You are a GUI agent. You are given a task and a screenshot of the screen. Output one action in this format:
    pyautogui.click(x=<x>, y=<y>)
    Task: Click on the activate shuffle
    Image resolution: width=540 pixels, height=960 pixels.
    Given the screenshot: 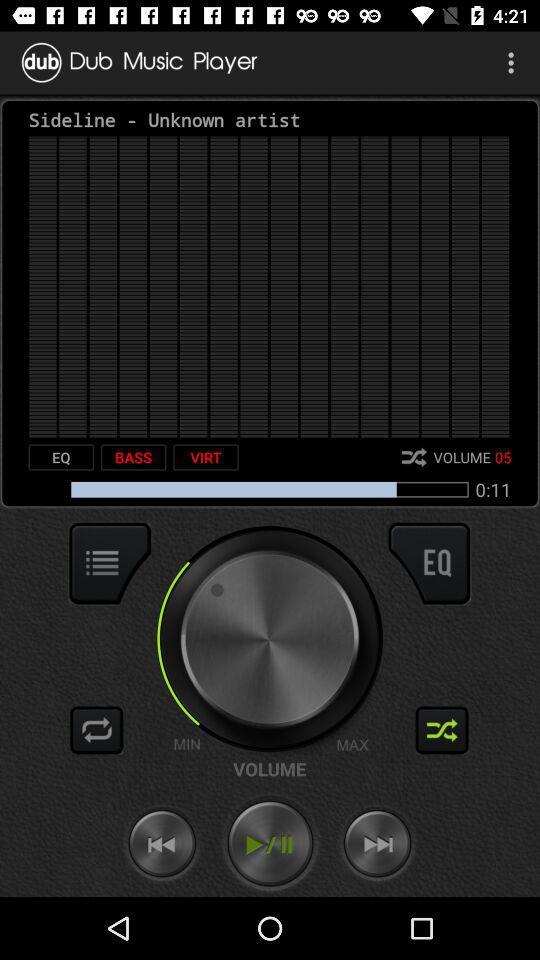 What is the action you would take?
    pyautogui.click(x=442, y=729)
    